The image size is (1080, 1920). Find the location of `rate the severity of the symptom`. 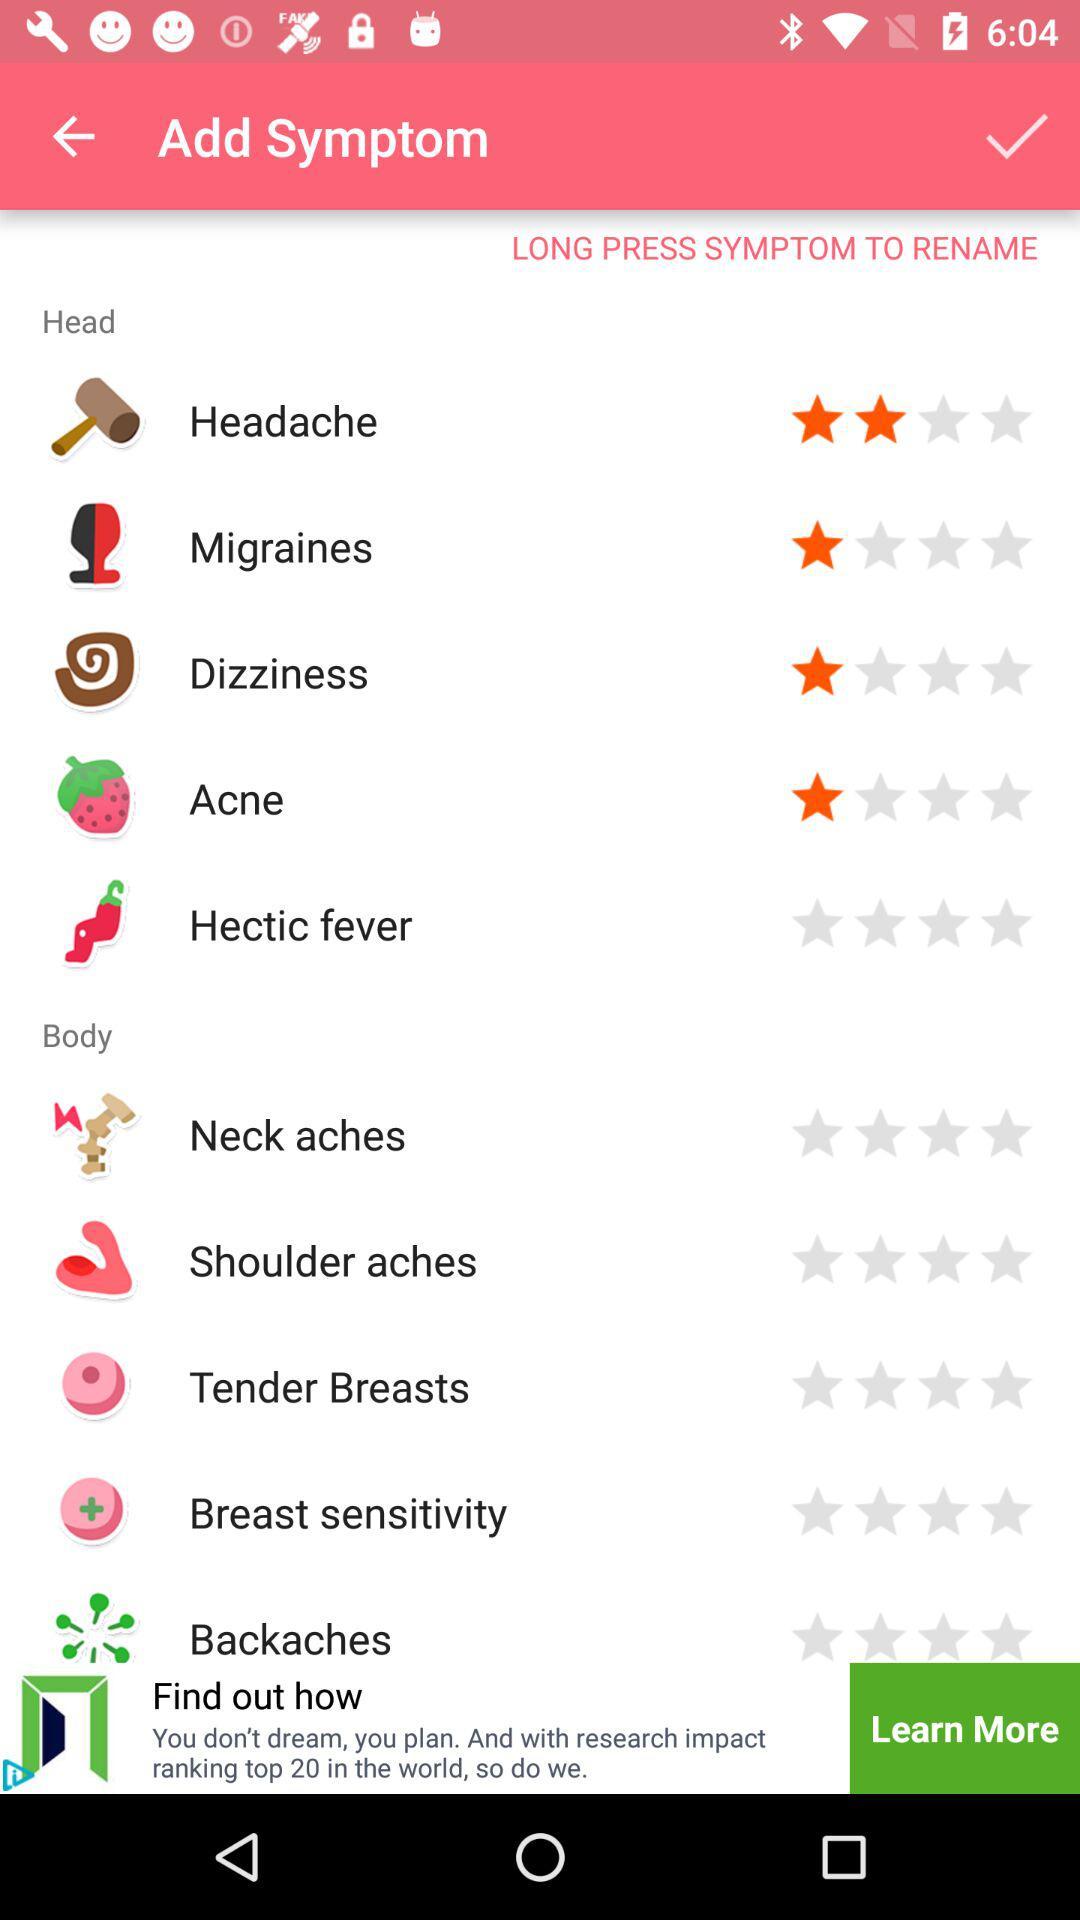

rate the severity of the symptom is located at coordinates (1006, 923).